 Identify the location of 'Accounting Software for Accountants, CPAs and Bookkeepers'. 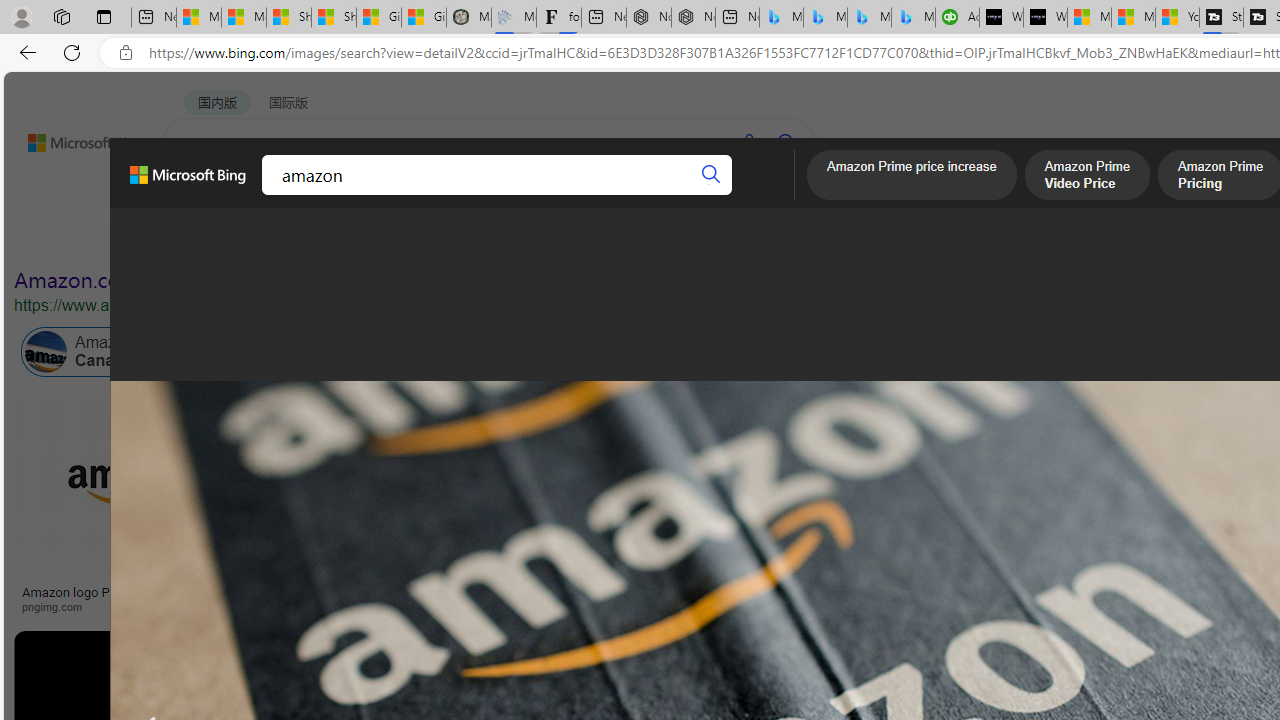
(956, 17).